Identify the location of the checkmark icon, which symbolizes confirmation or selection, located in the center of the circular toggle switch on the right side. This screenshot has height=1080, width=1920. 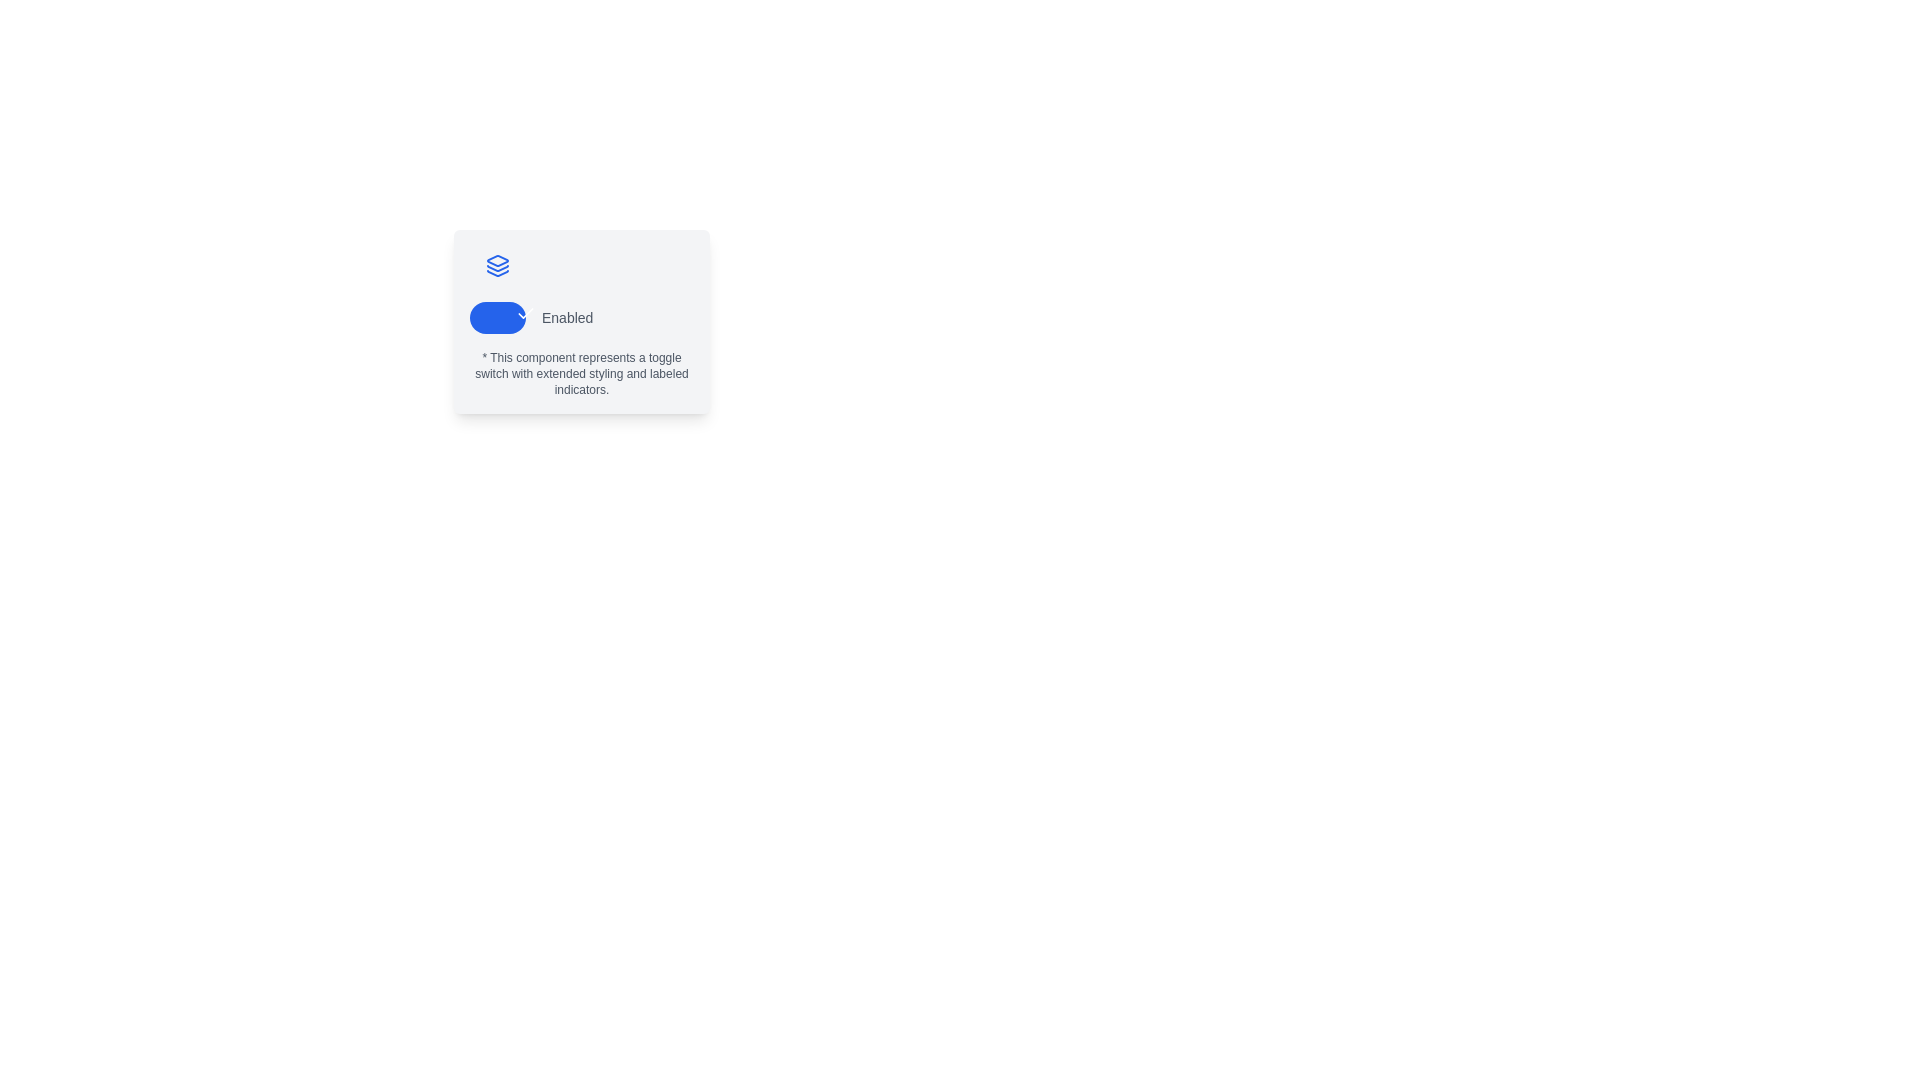
(526, 313).